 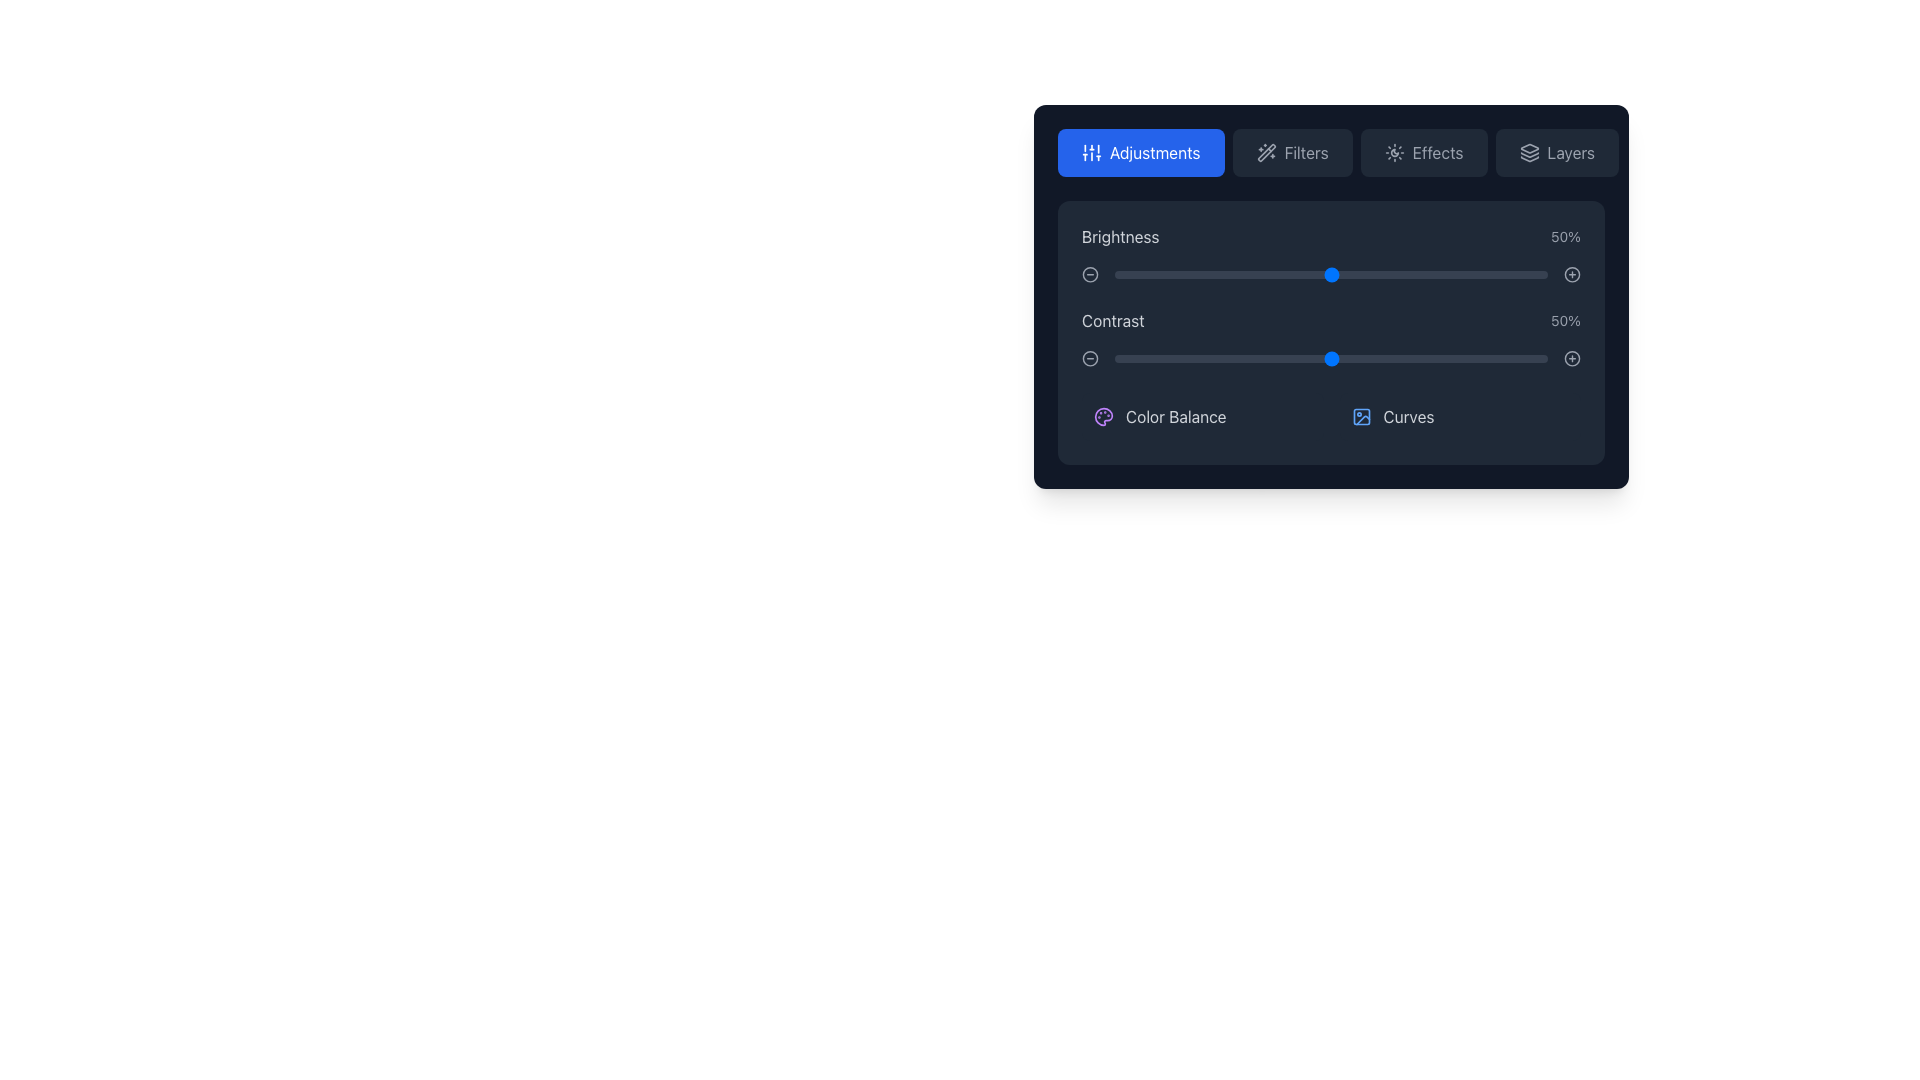 What do you see at coordinates (1465, 274) in the screenshot?
I see `Brightness slider` at bounding box center [1465, 274].